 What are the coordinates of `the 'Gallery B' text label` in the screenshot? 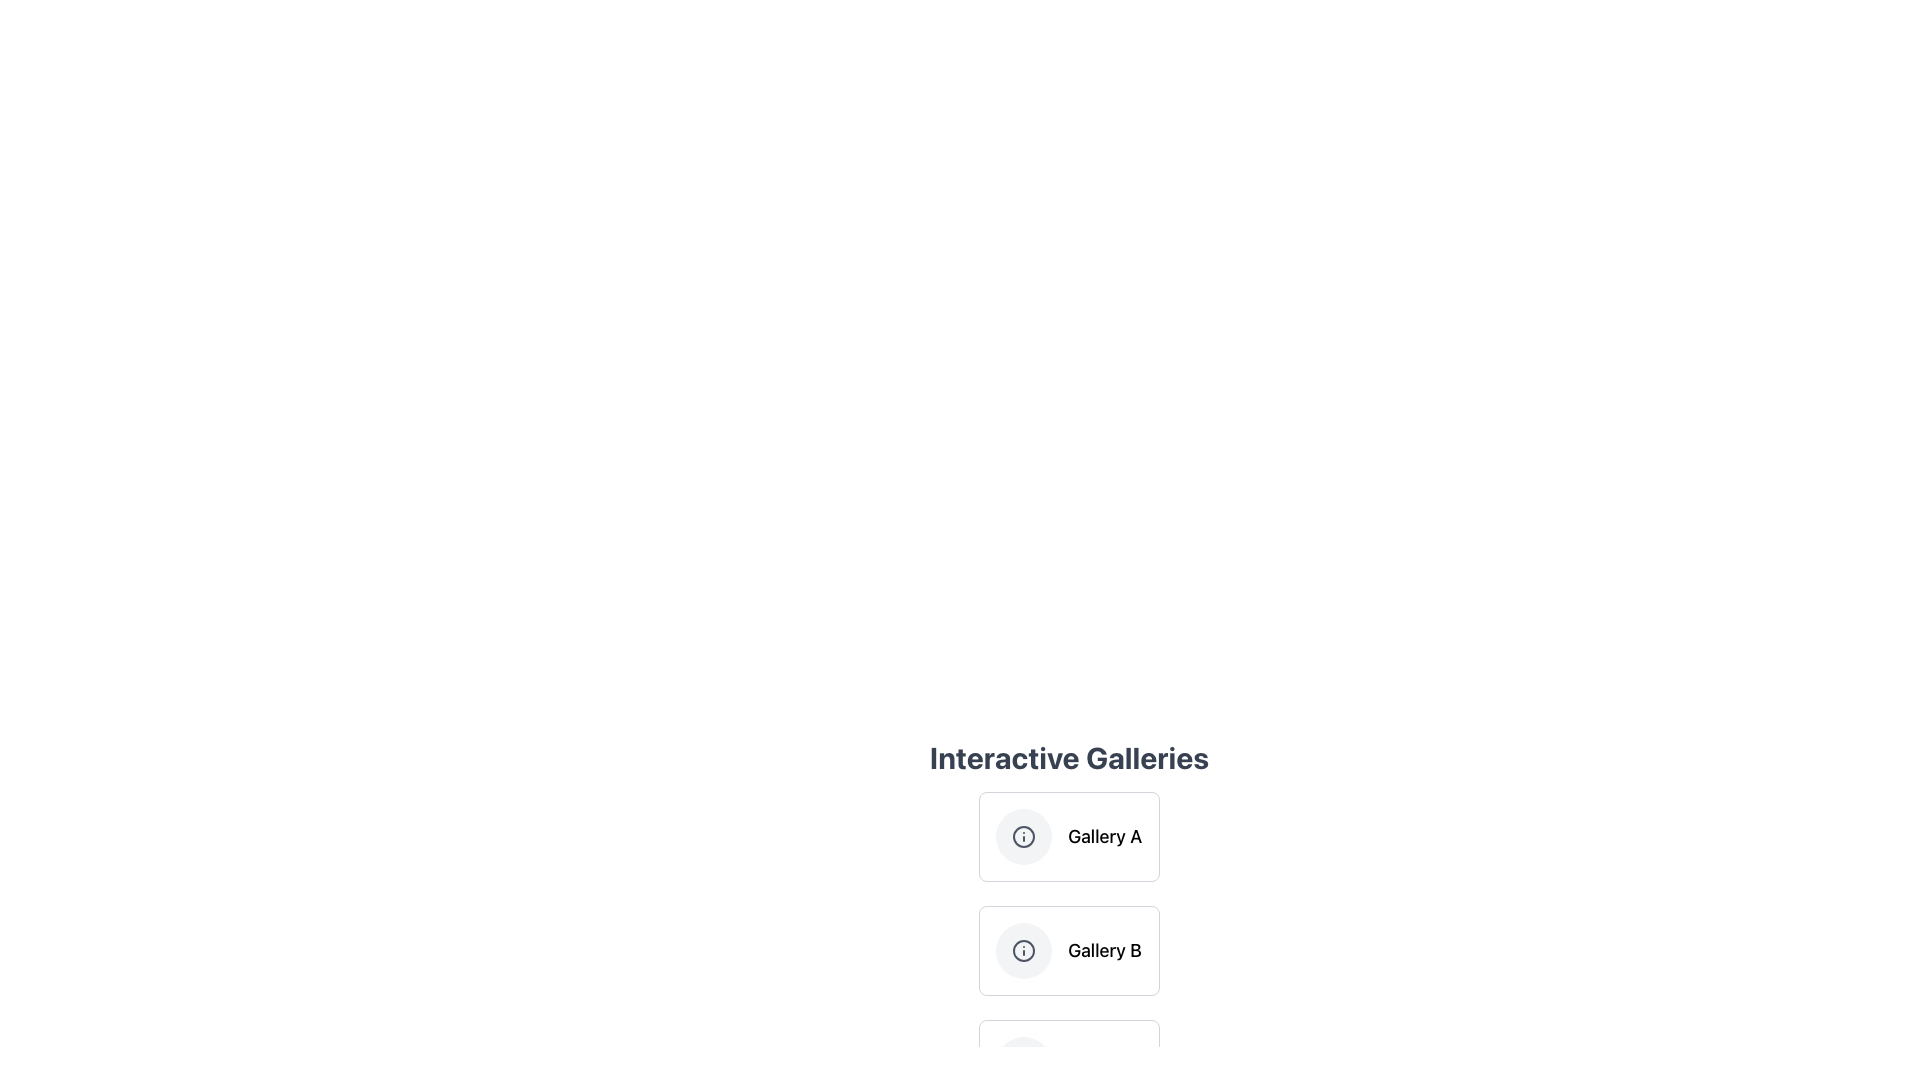 It's located at (1103, 950).